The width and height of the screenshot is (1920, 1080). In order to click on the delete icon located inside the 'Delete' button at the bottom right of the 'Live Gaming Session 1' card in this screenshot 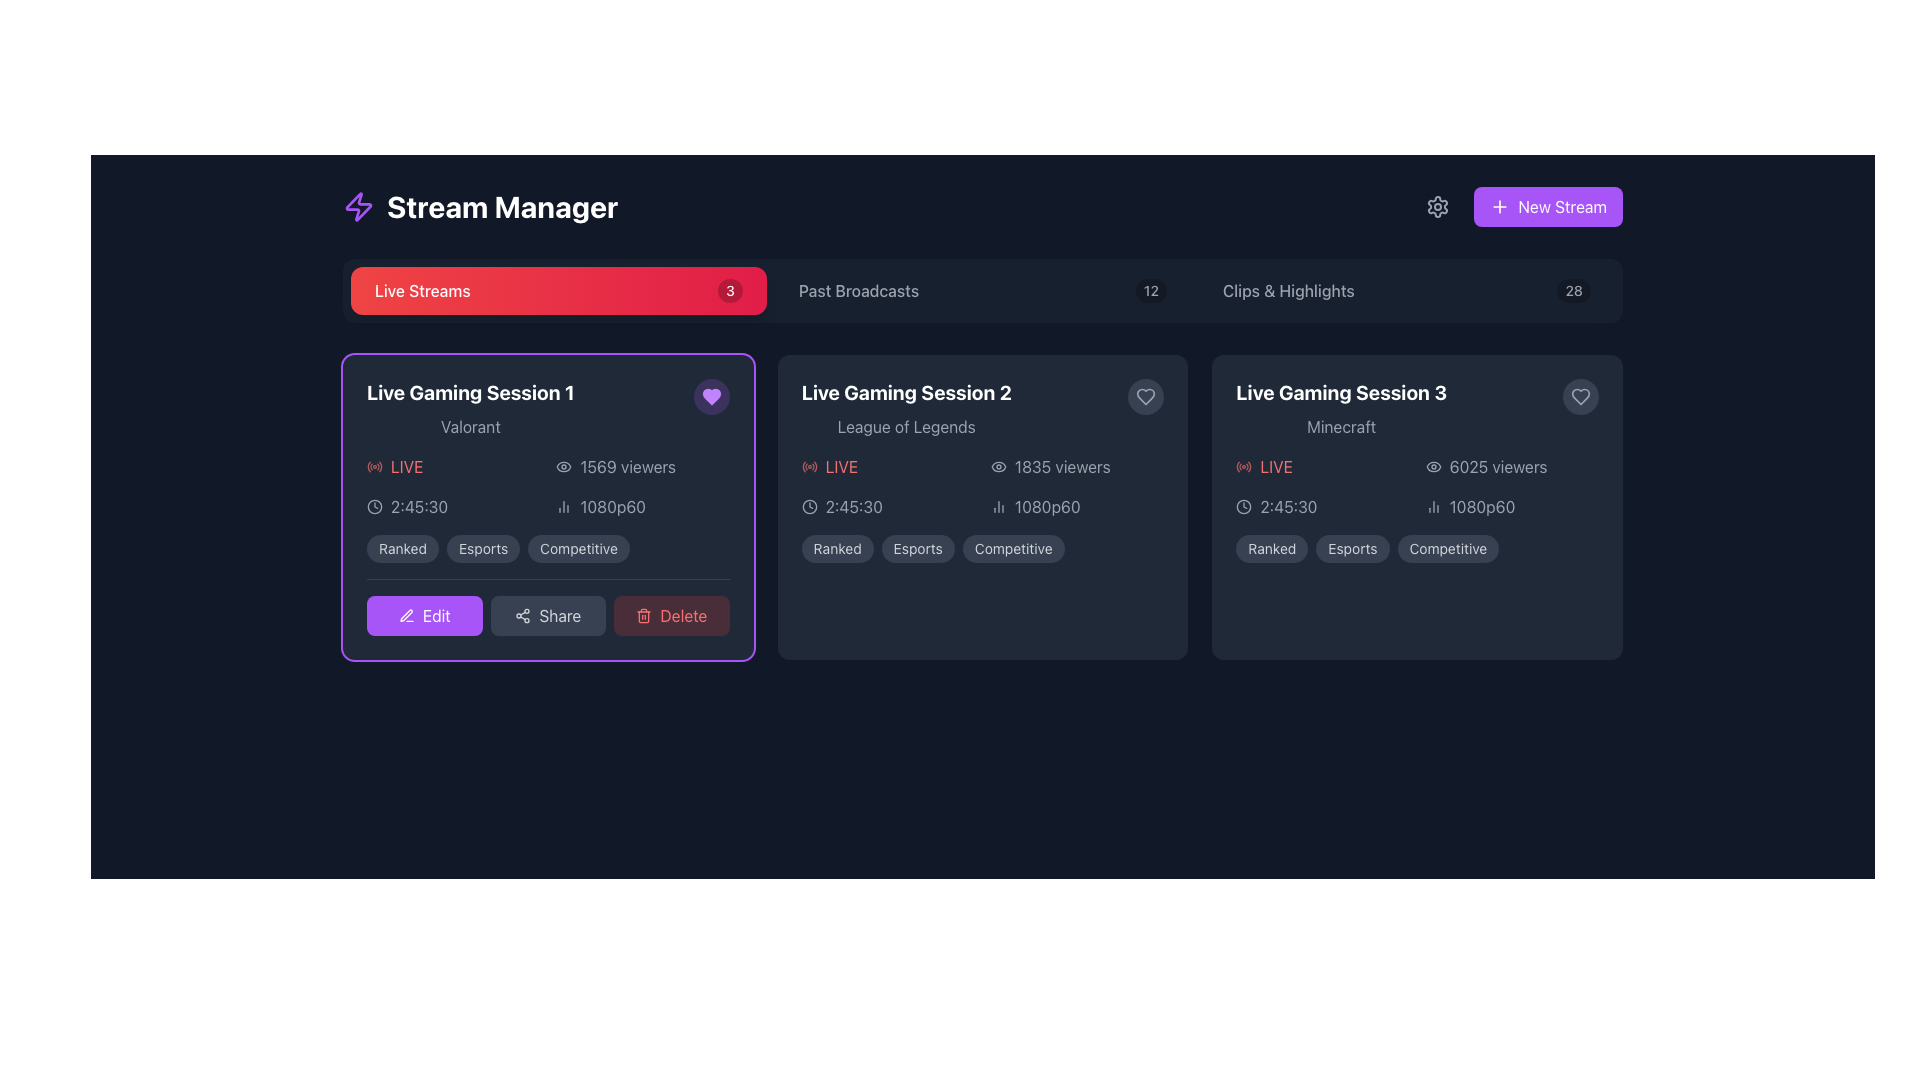, I will do `click(644, 615)`.